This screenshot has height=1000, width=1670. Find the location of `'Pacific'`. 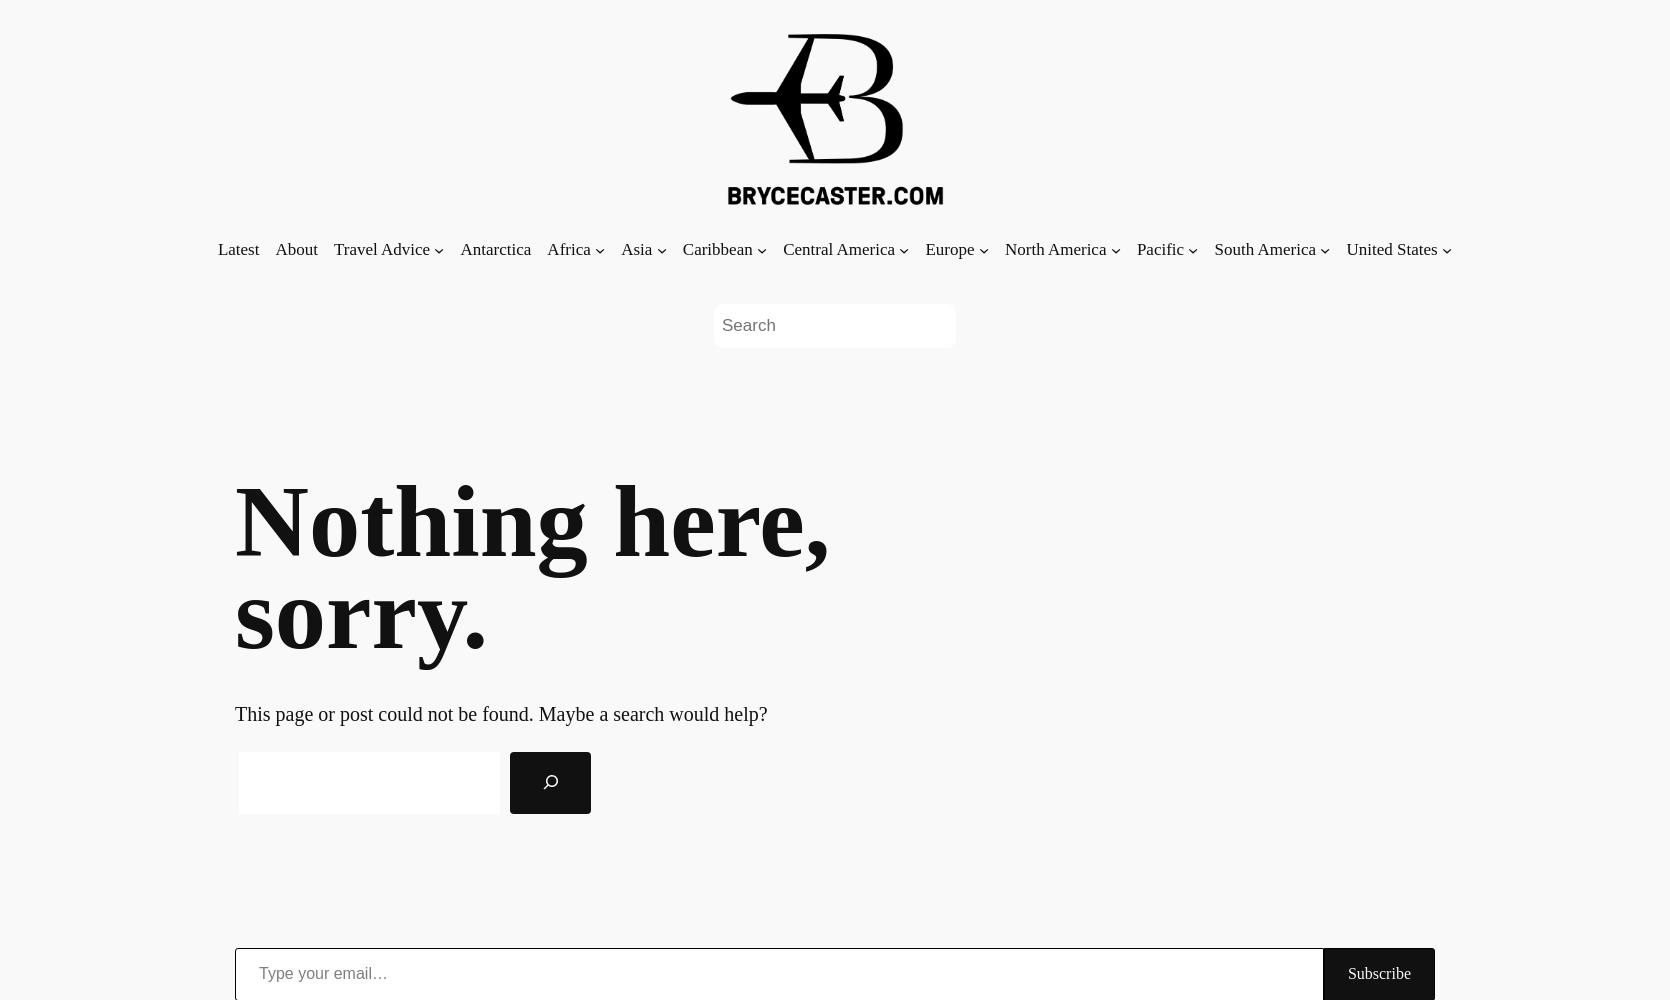

'Pacific' is located at coordinates (1158, 248).